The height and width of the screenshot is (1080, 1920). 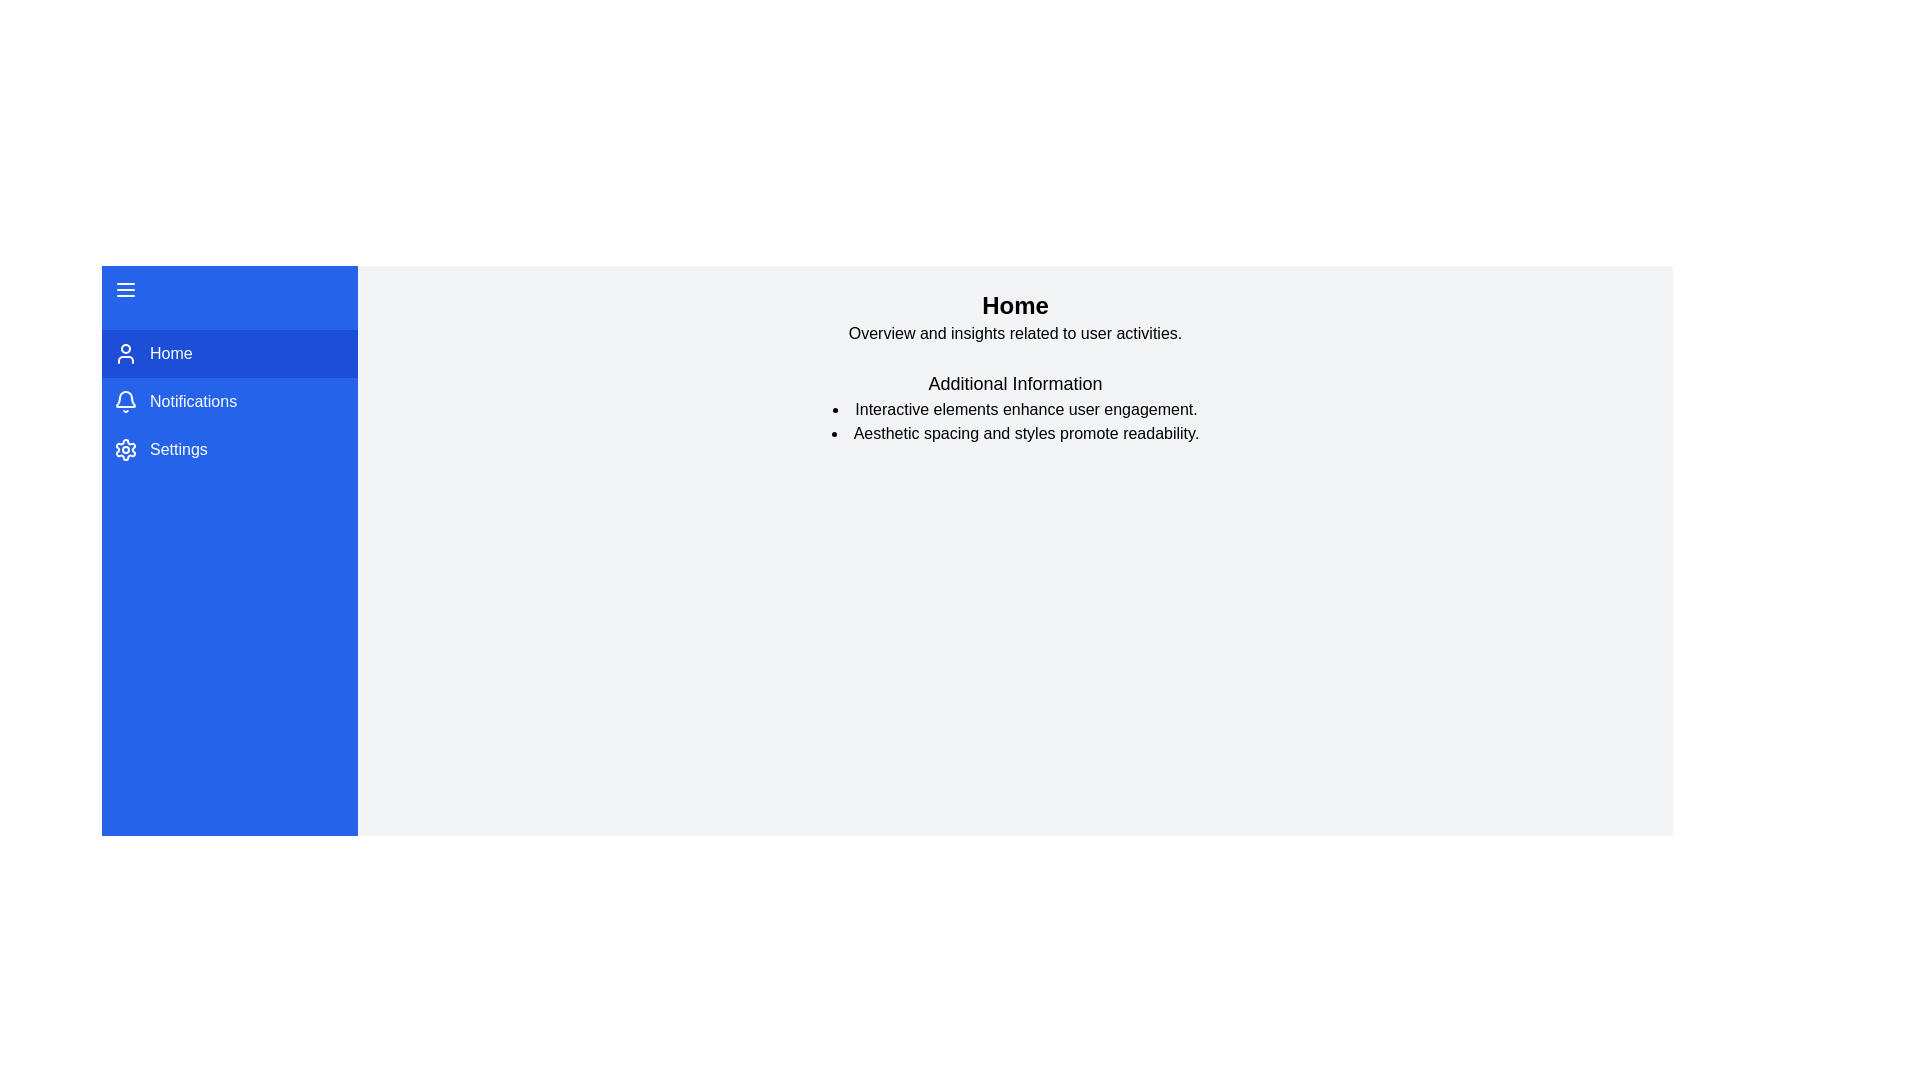 I want to click on the Notifications section from the sidebar menu, so click(x=230, y=401).